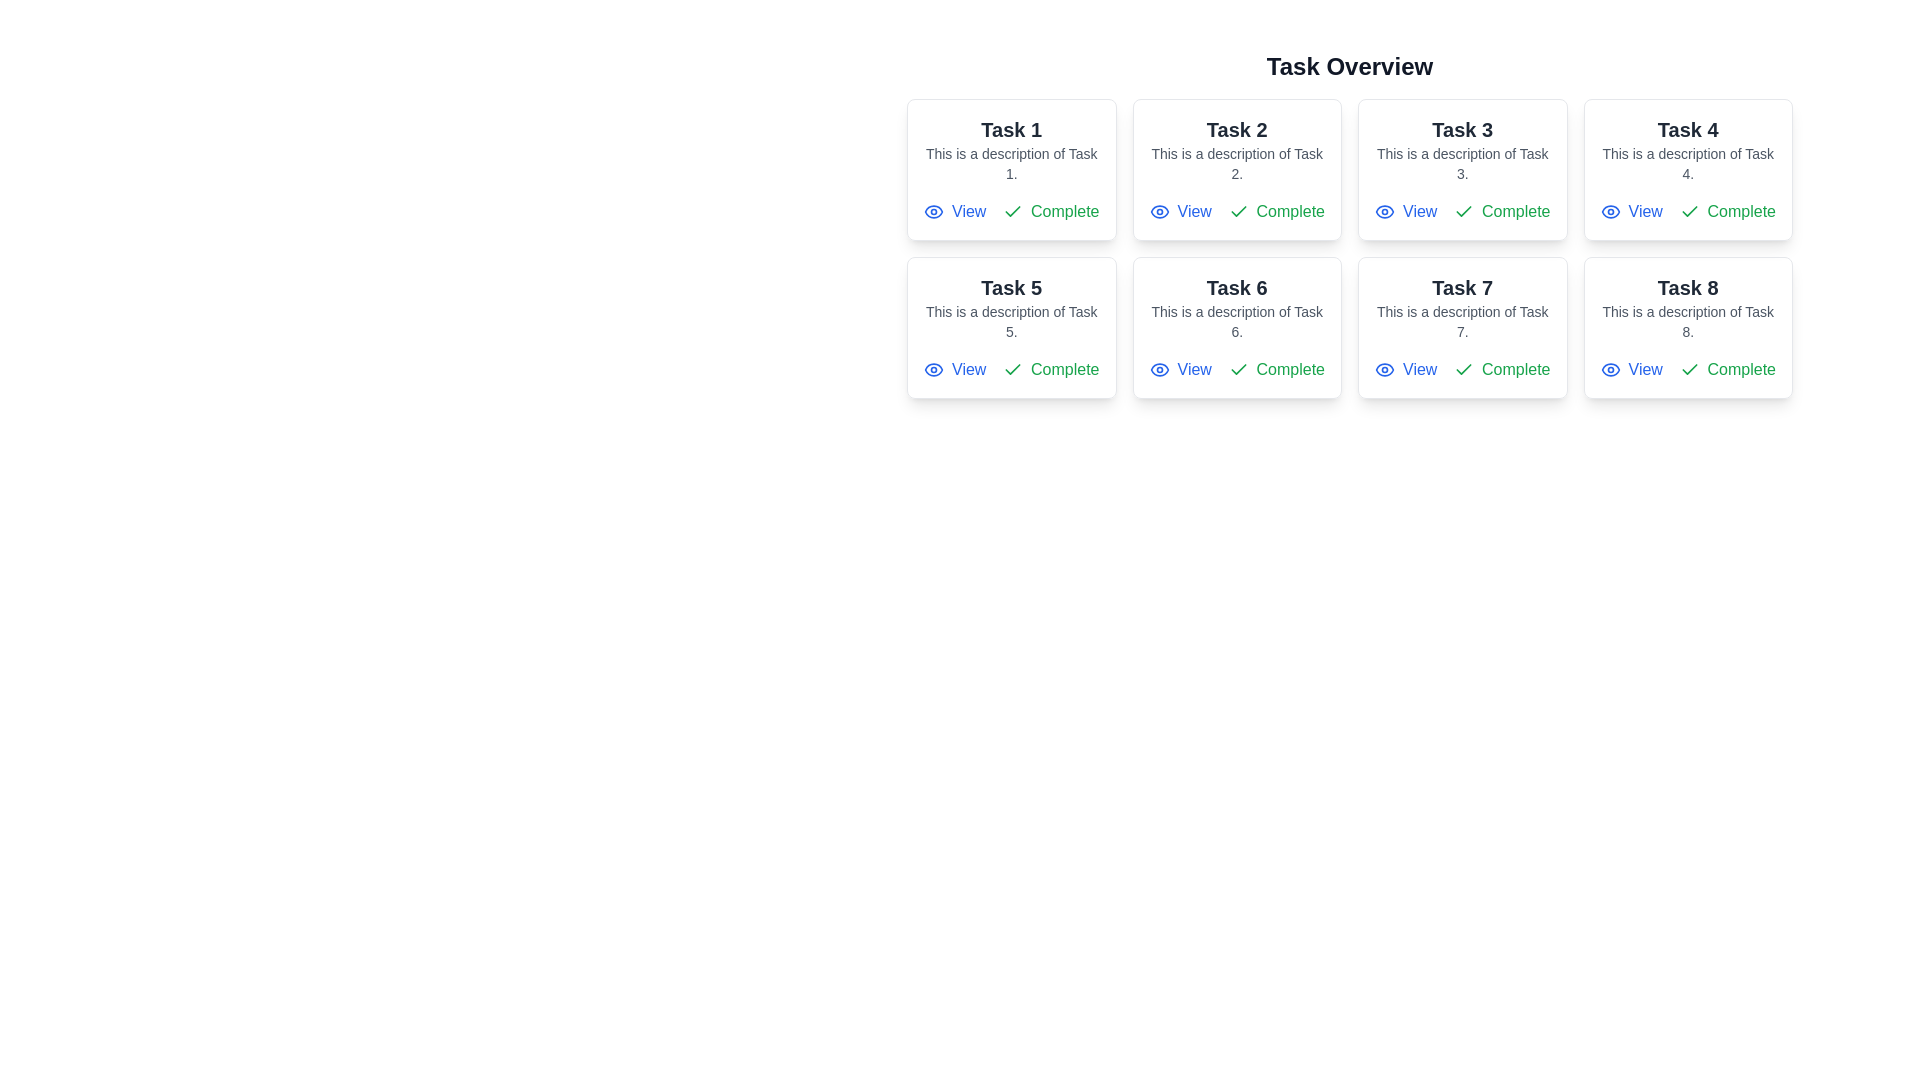 This screenshot has height=1080, width=1920. I want to click on the small green checkmark icon indicating task completion next to the text 'Complete' in 'Task 6', so click(1237, 370).